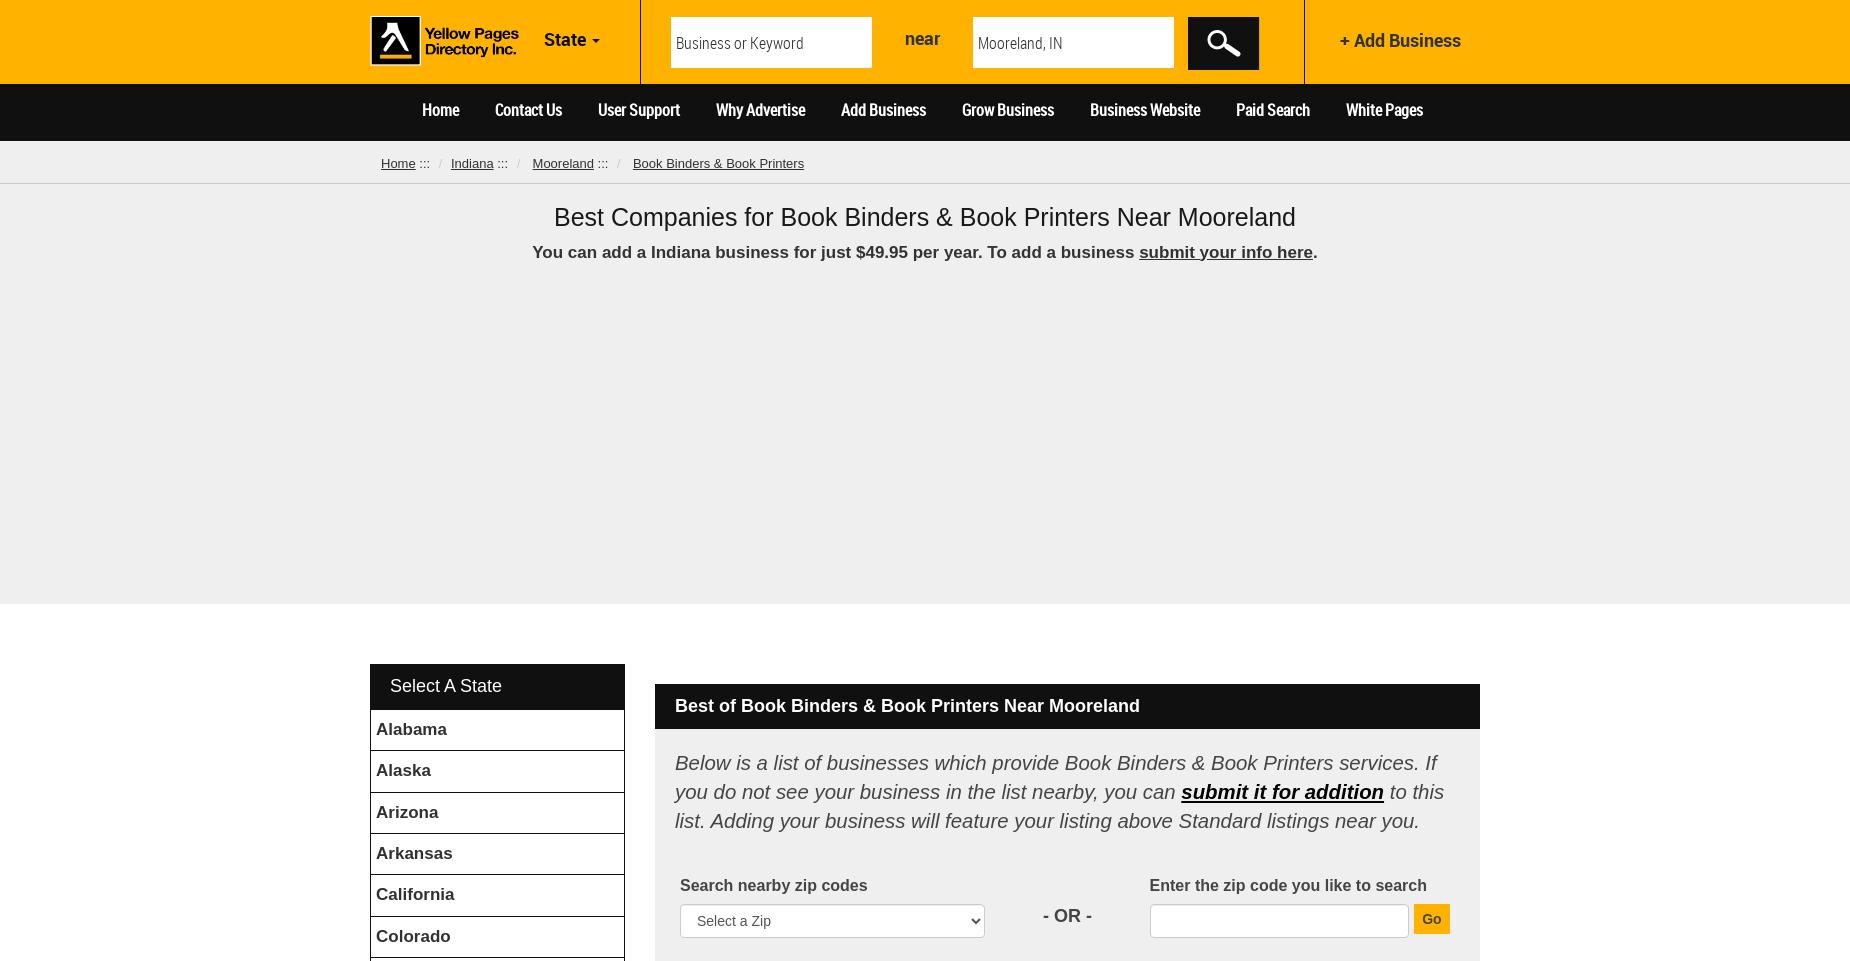 This screenshot has width=1850, height=961. I want to click on 'Alabama', so click(410, 729).